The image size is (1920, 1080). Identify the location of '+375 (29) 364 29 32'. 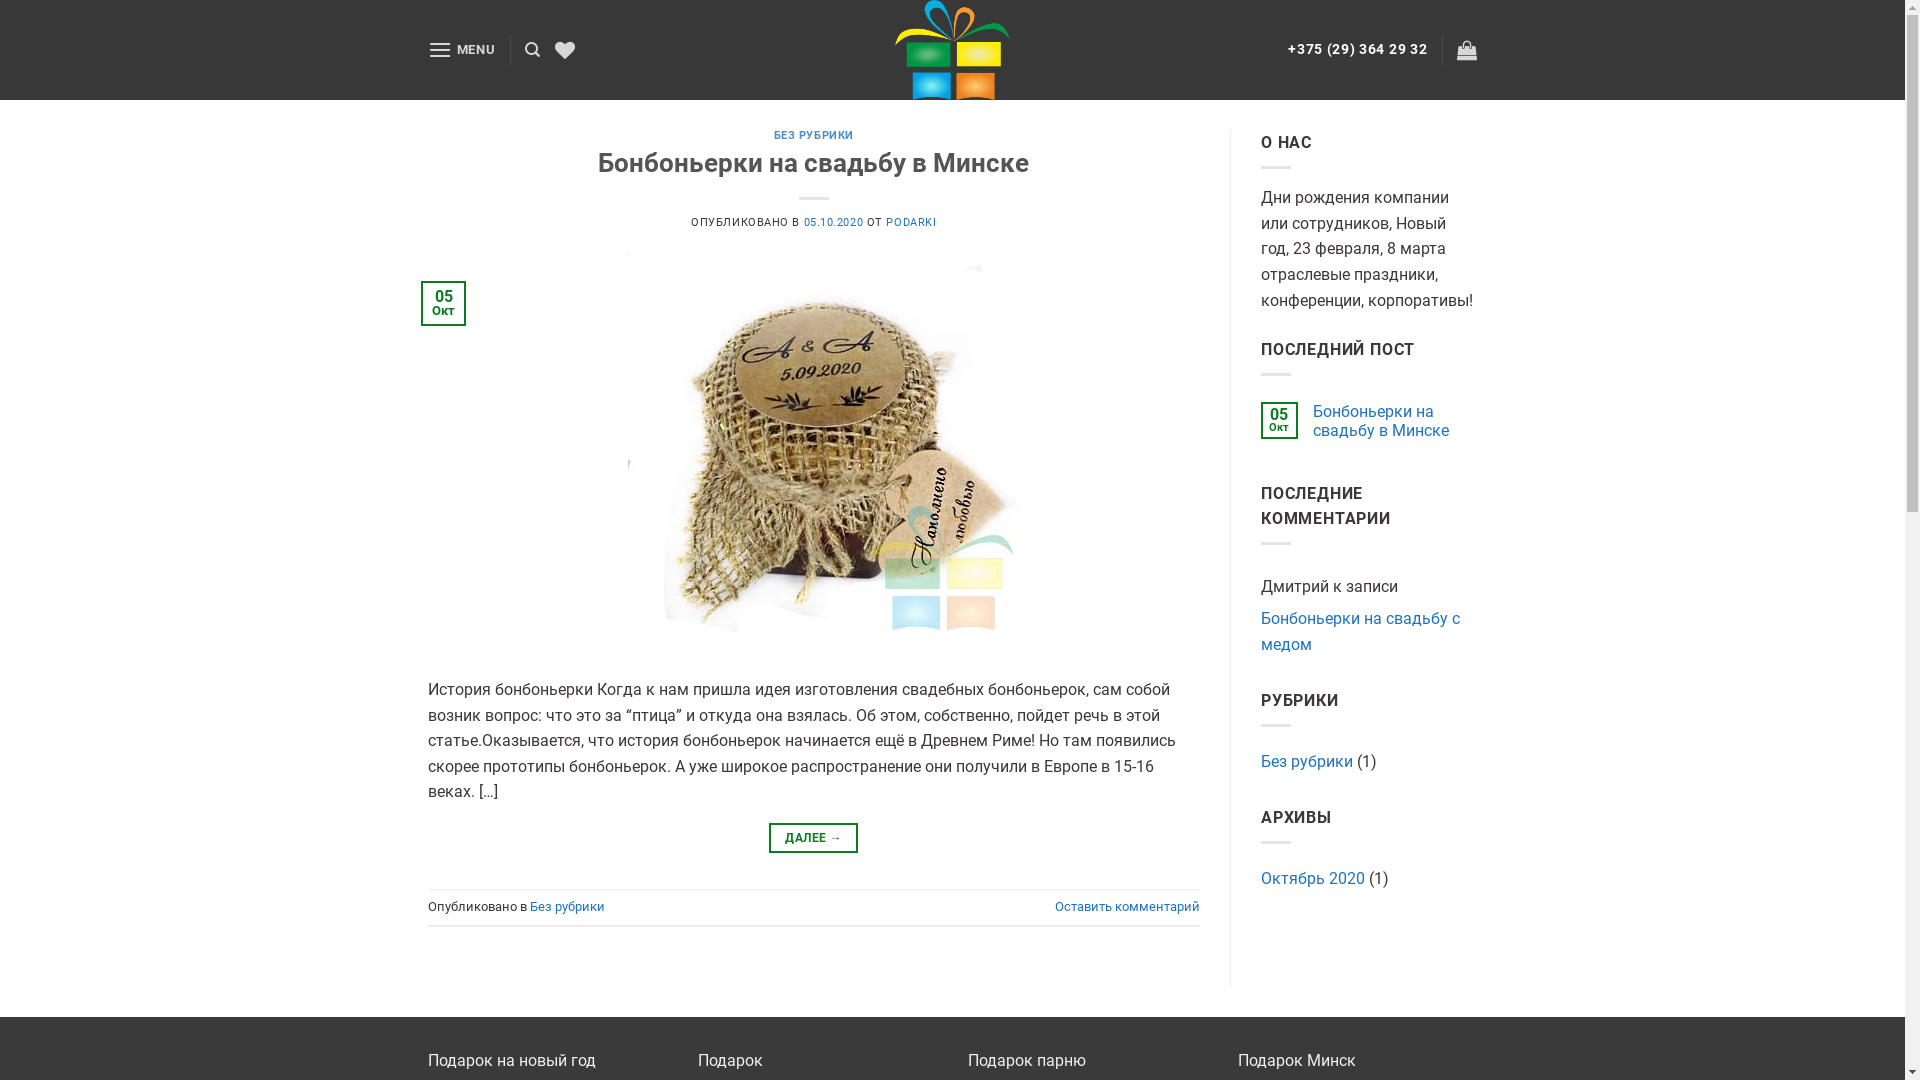
(1287, 48).